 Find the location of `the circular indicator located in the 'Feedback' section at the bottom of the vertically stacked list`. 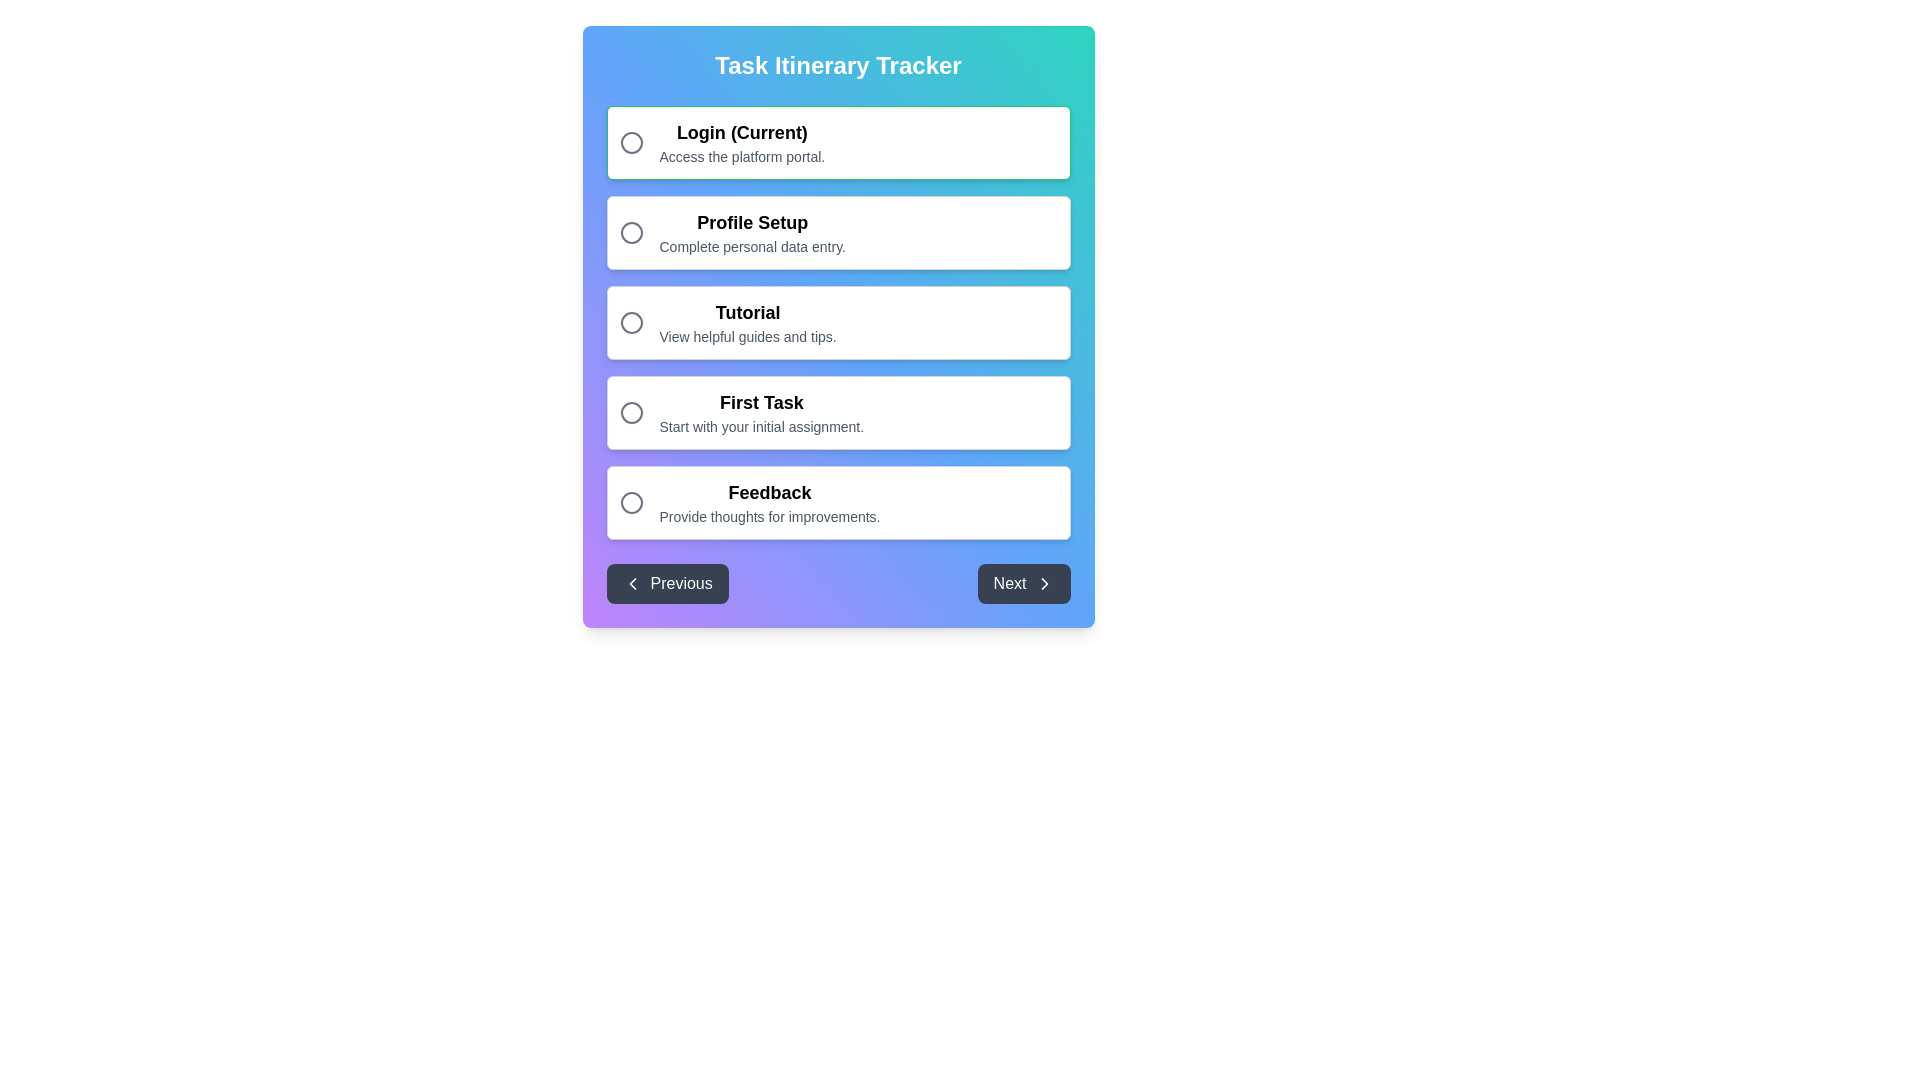

the circular indicator located in the 'Feedback' section at the bottom of the vertically stacked list is located at coordinates (630, 501).